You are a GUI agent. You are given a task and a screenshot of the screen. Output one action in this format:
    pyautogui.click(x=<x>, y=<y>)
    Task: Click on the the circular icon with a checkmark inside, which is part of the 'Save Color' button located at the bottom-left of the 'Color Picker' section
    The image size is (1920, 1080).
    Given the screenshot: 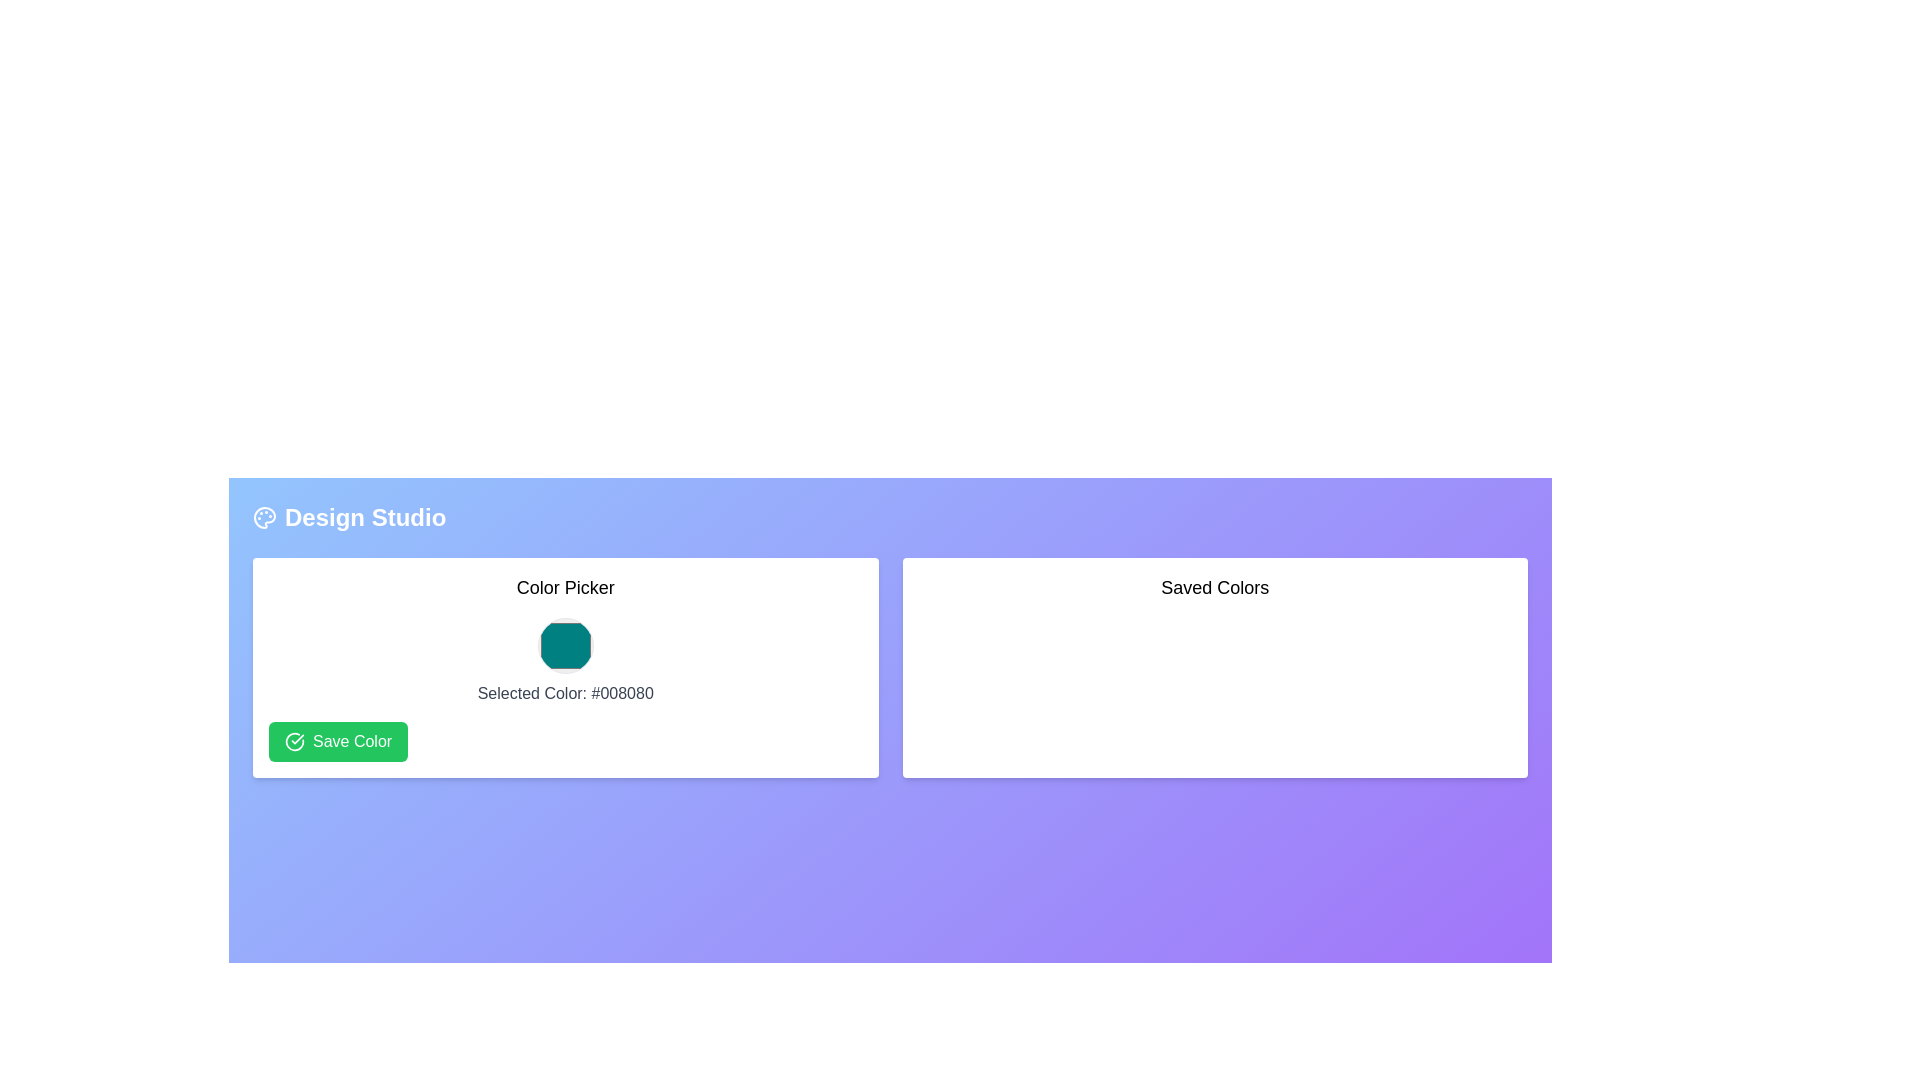 What is the action you would take?
    pyautogui.click(x=293, y=741)
    